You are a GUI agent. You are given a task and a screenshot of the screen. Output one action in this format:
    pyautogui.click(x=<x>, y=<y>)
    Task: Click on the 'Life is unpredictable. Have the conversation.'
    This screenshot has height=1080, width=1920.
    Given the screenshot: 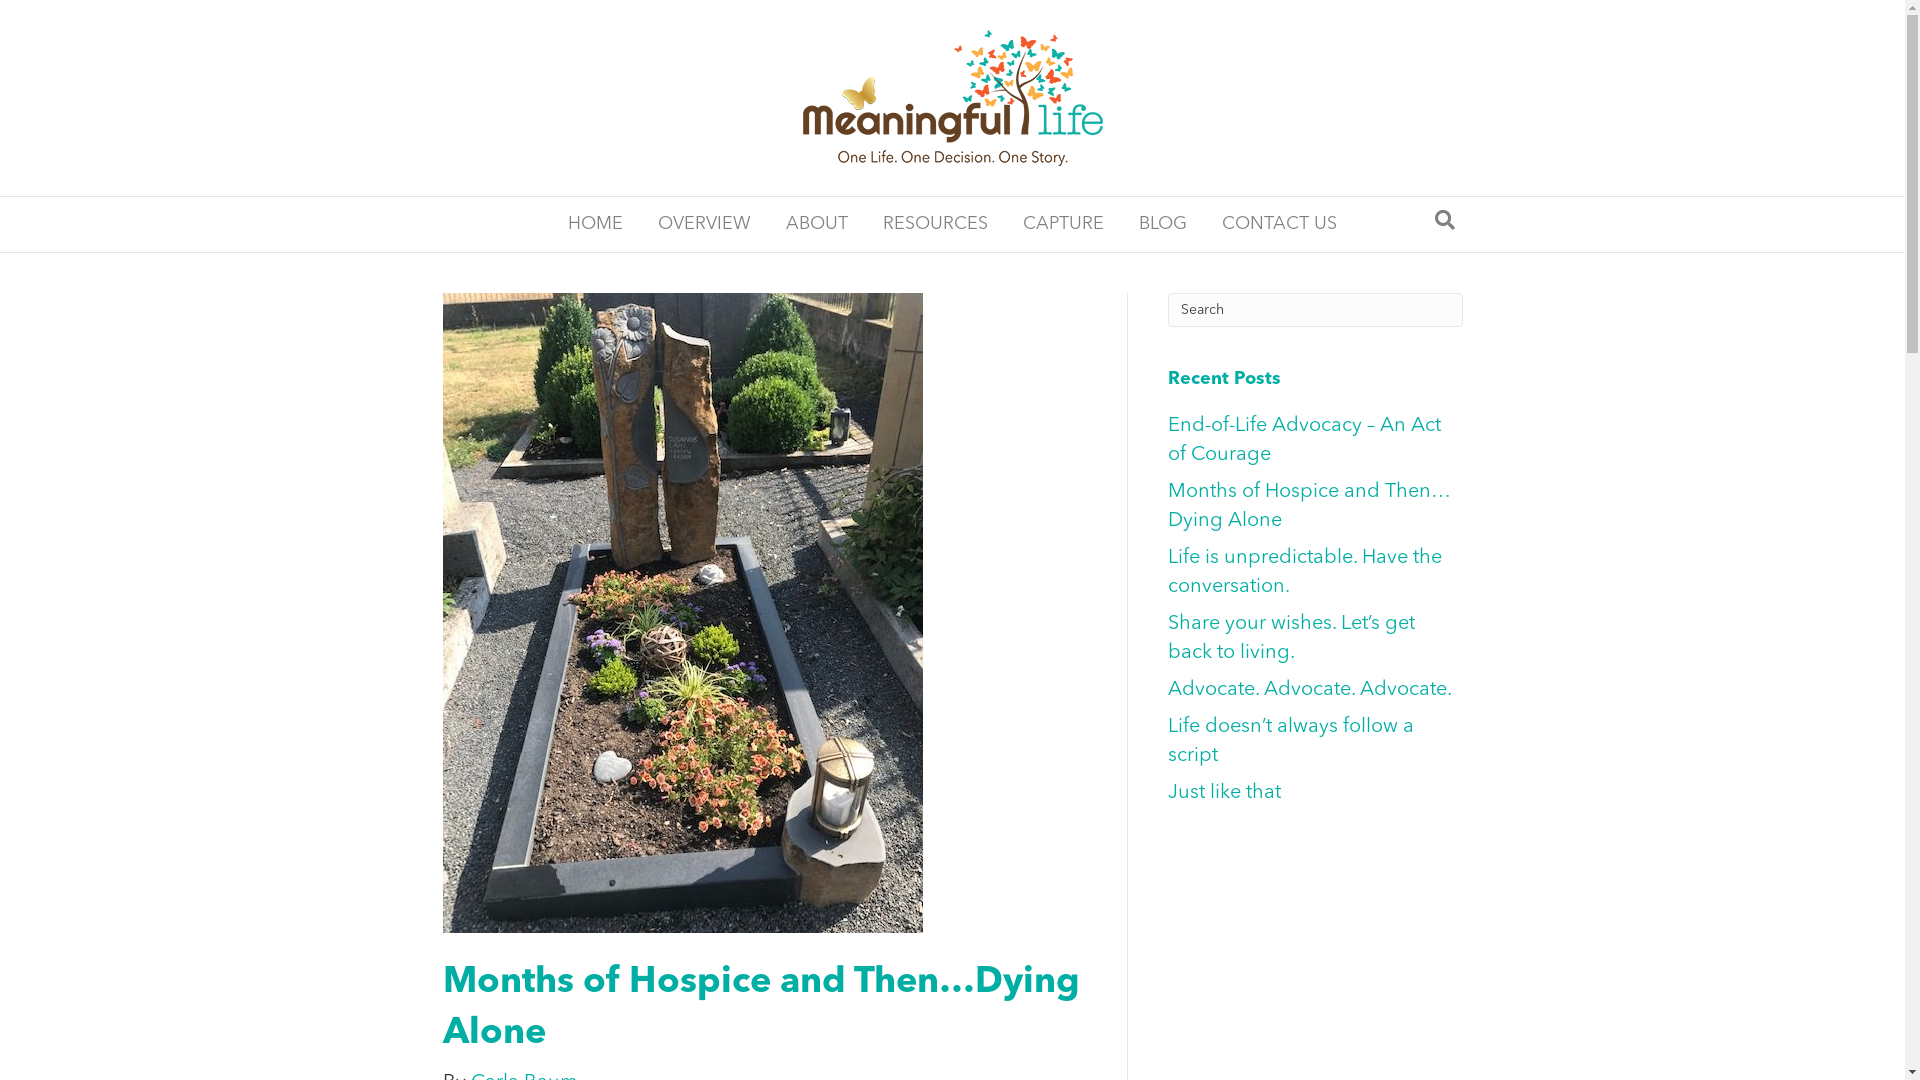 What is the action you would take?
    pyautogui.click(x=1305, y=572)
    